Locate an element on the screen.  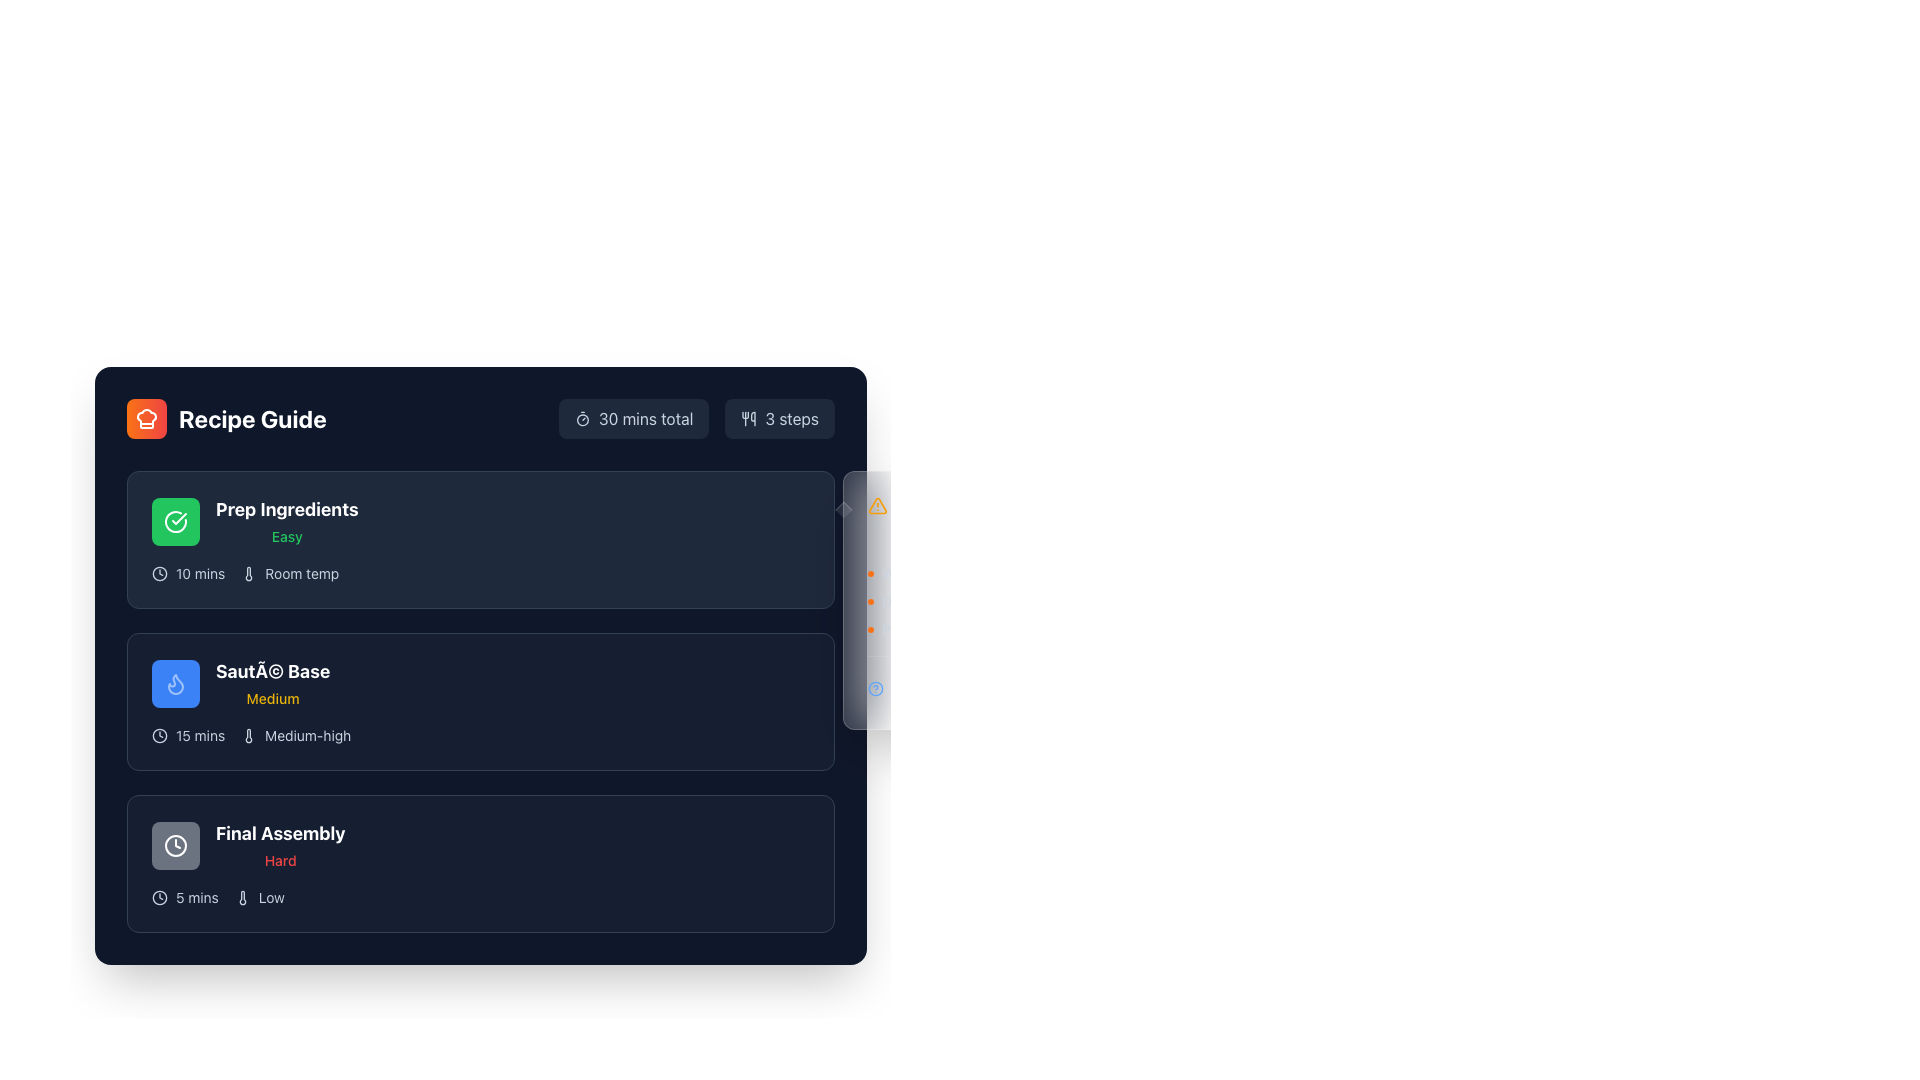
the icon that serves as a visual indicator for timing, located to the left of the bold text 'Final Assembly' in the bottom row of recipe steps is located at coordinates (176, 845).